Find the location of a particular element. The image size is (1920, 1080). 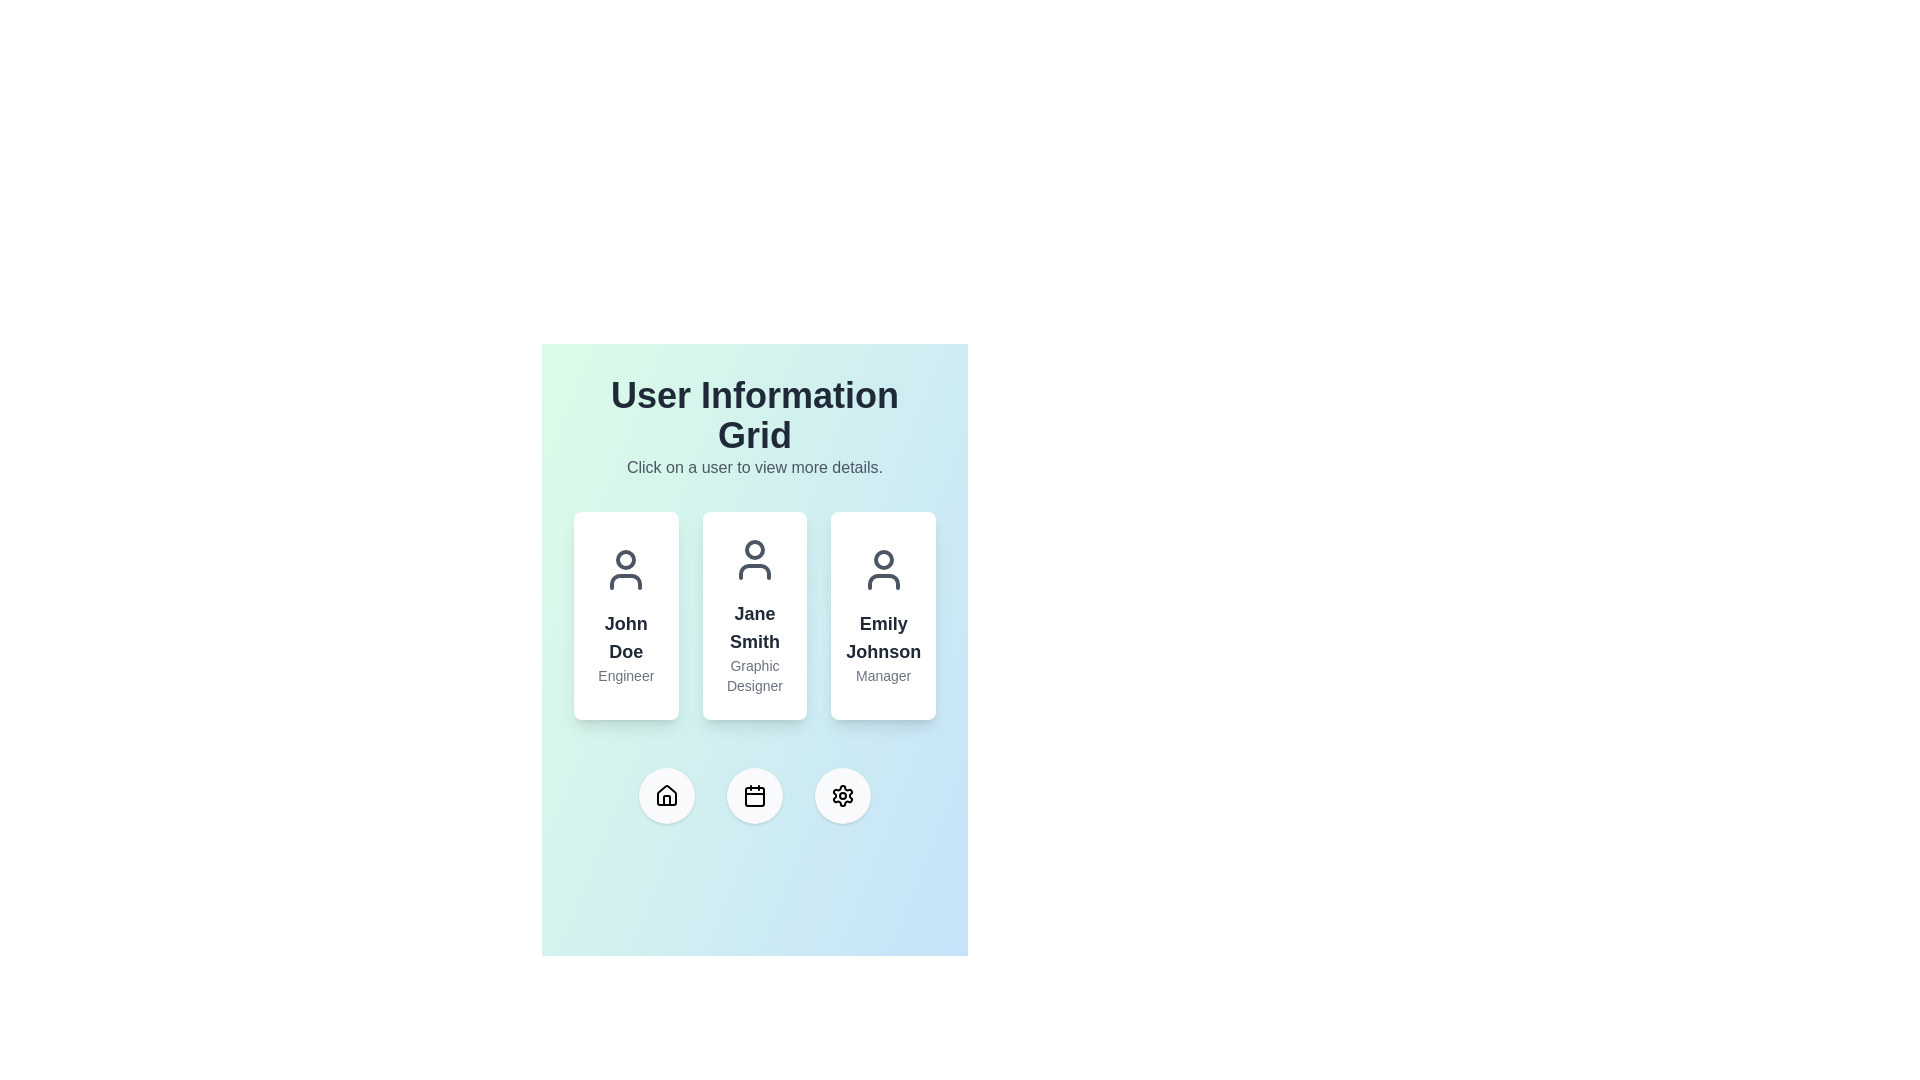

the text label indicating the role or position of 'Emily Johnson' within the user card, located at the far right of the grid is located at coordinates (882, 675).